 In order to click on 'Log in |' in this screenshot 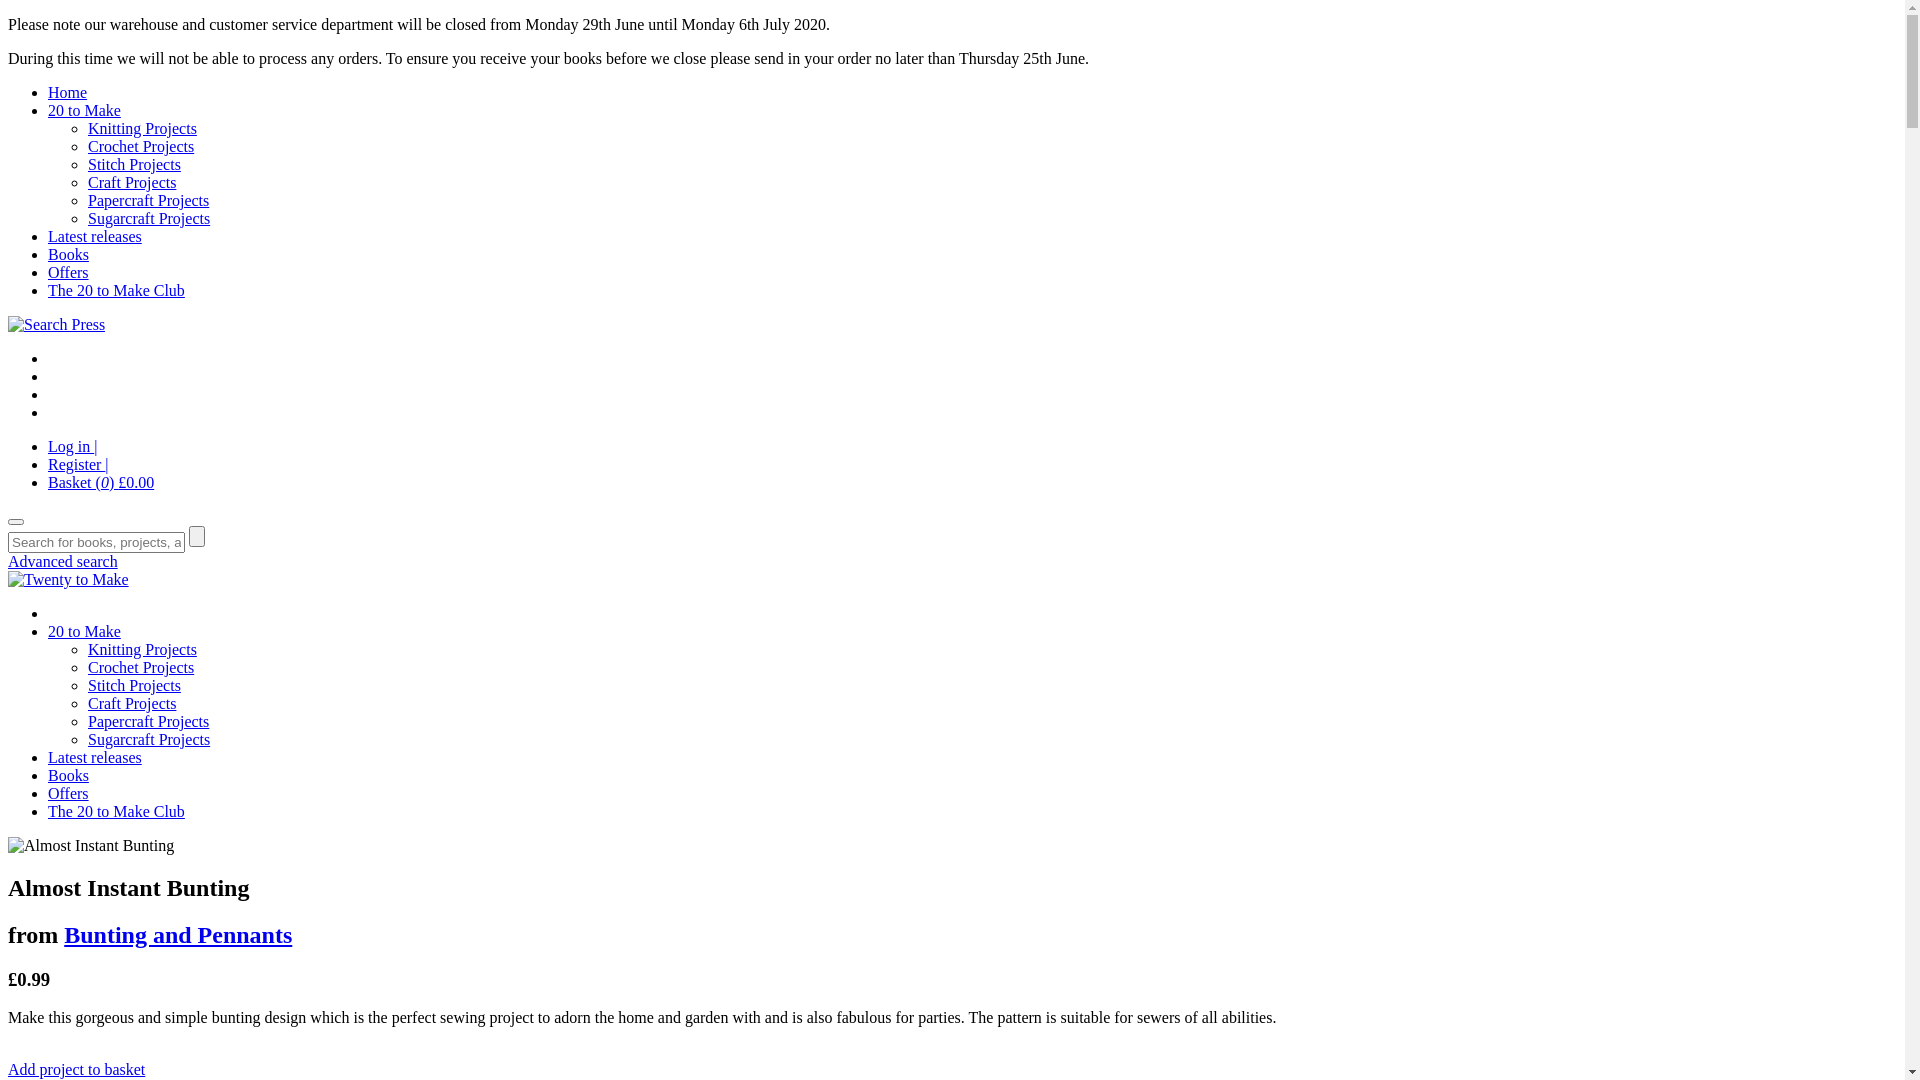, I will do `click(72, 445)`.